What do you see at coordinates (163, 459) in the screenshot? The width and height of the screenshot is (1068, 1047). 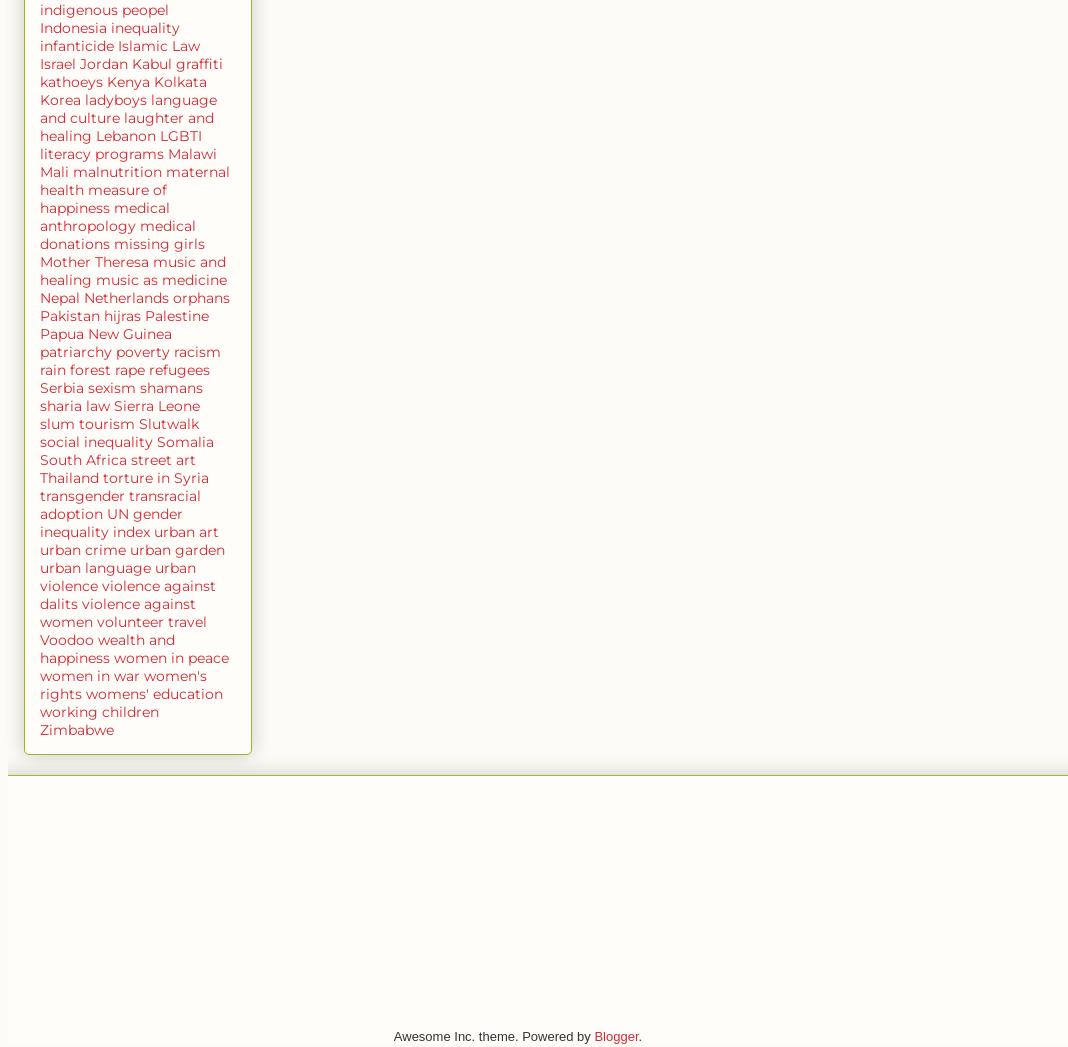 I see `'street art'` at bounding box center [163, 459].